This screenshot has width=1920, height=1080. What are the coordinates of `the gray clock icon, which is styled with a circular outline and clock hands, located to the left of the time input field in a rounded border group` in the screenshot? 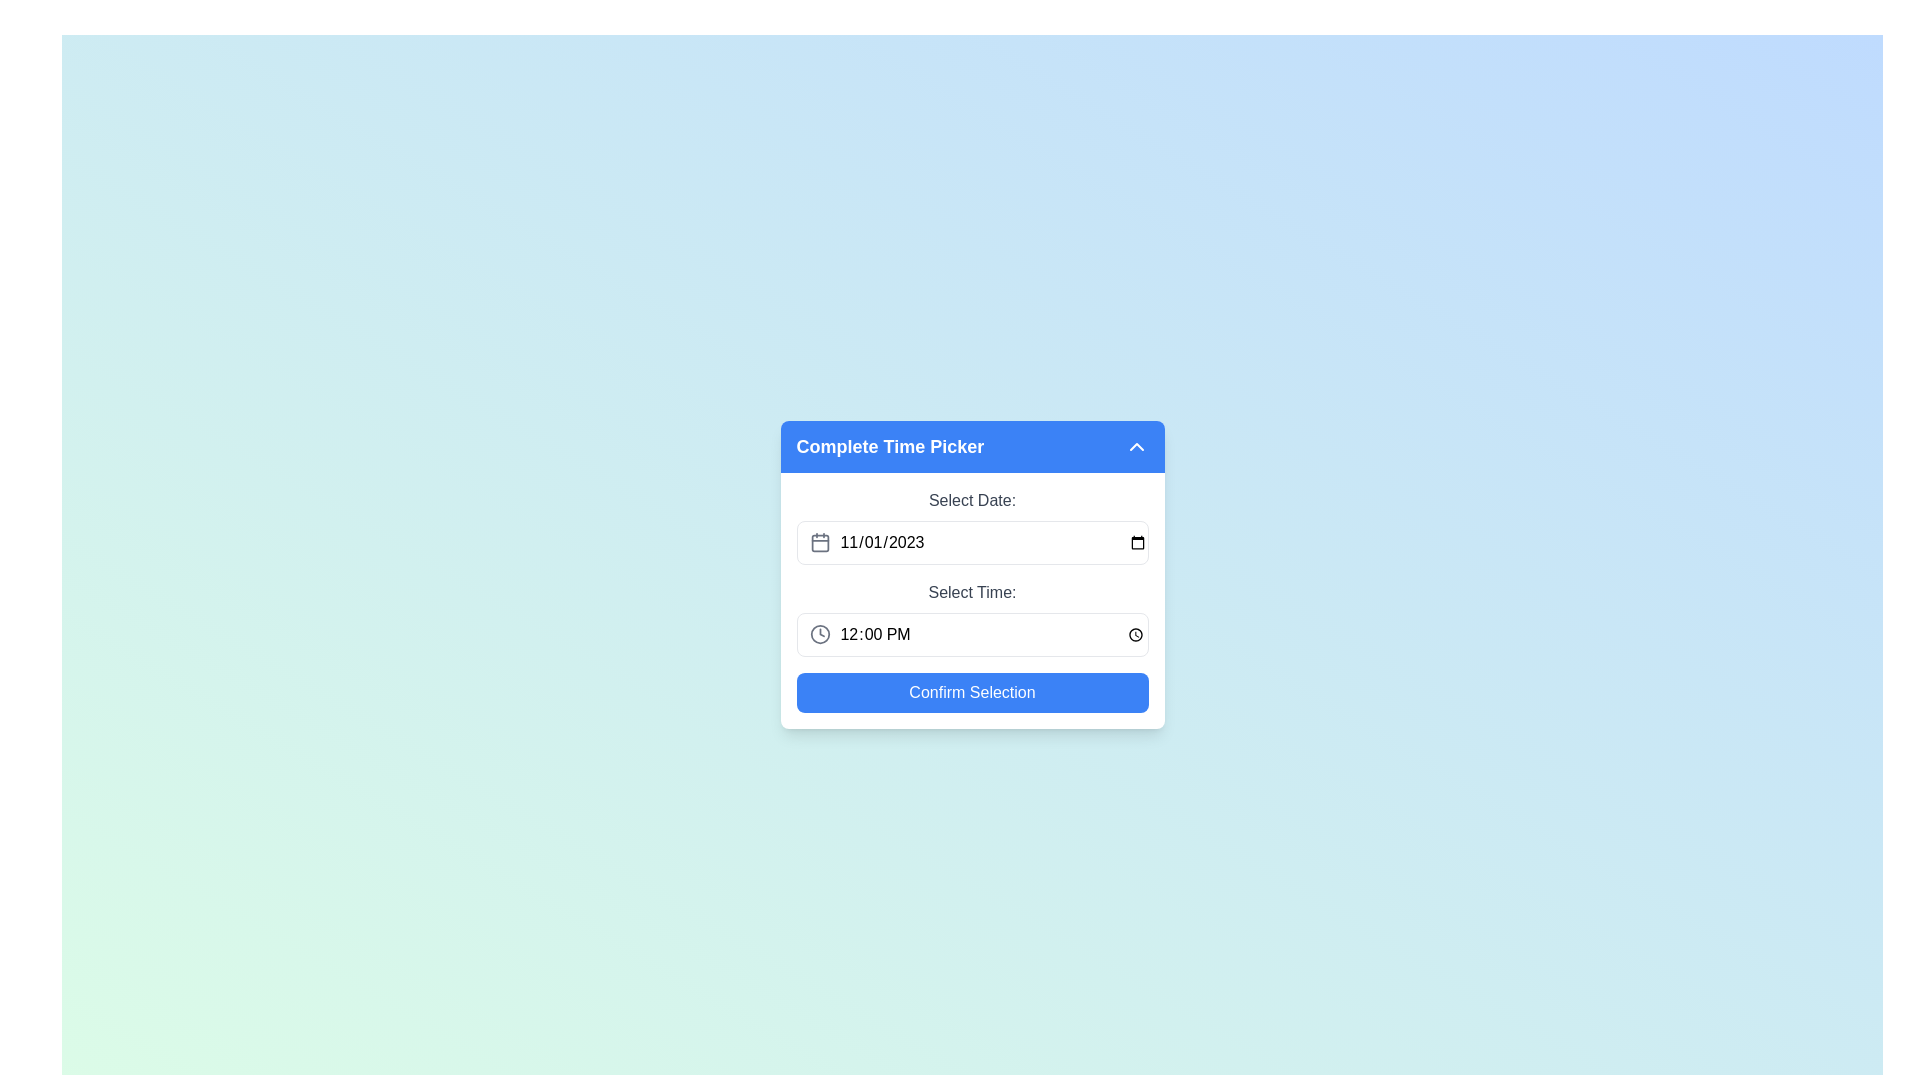 It's located at (820, 635).